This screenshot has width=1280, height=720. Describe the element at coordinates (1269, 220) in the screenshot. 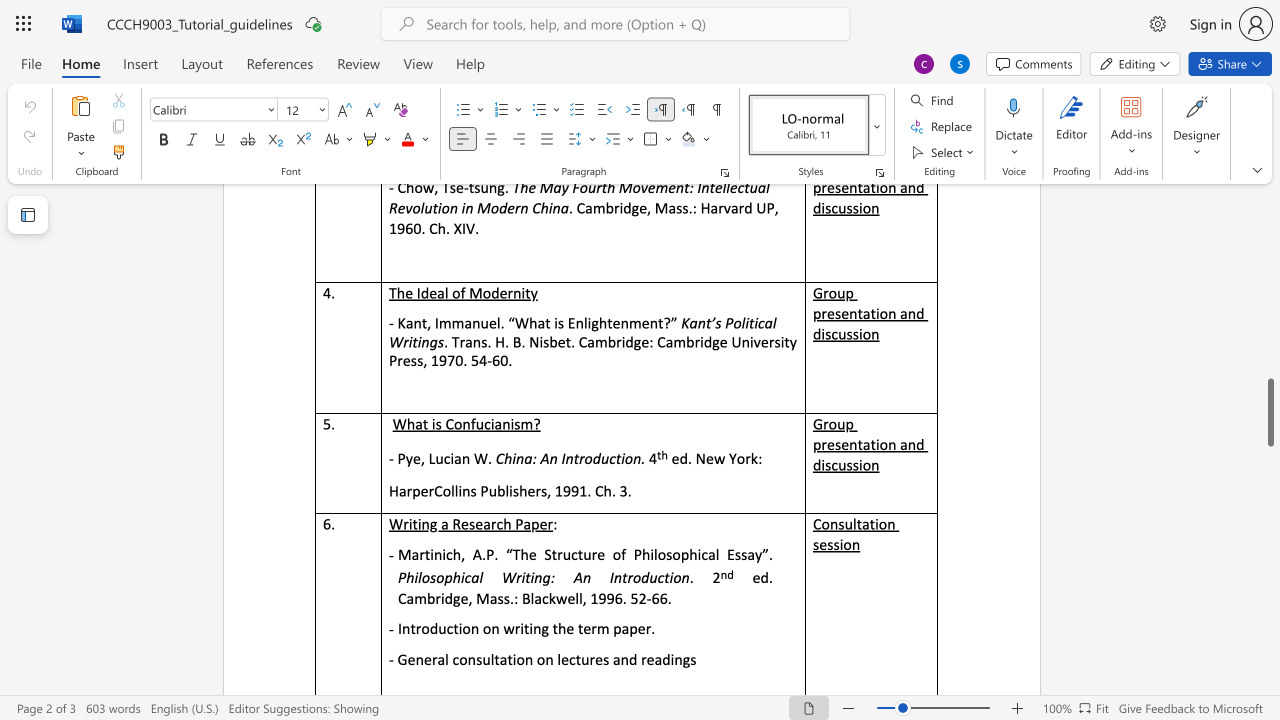

I see `the scrollbar to adjust the page upward` at that location.